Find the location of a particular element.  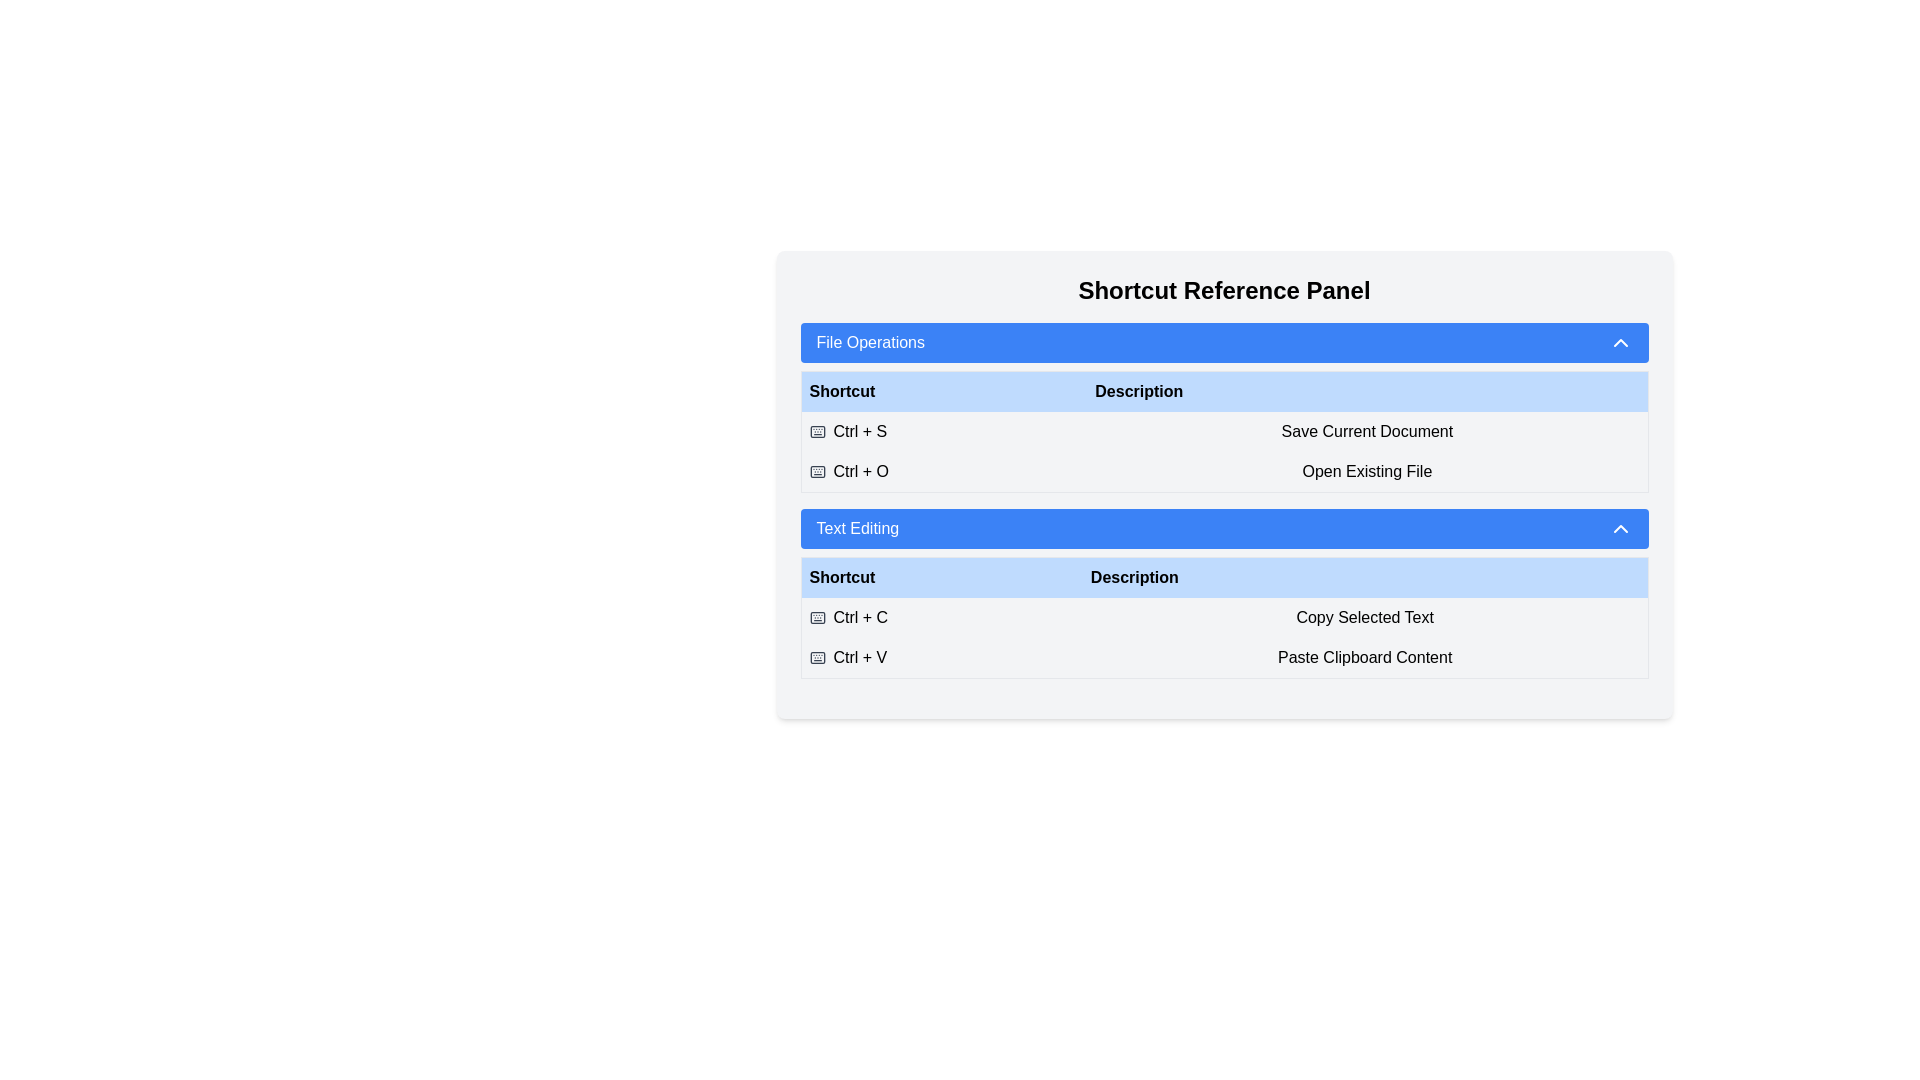

the non-interactive text label that indicates the 'Ctrl + V' keyboard shortcut in the 'Text Editing' section of the 'Shortcut Reference Panel' is located at coordinates (860, 658).